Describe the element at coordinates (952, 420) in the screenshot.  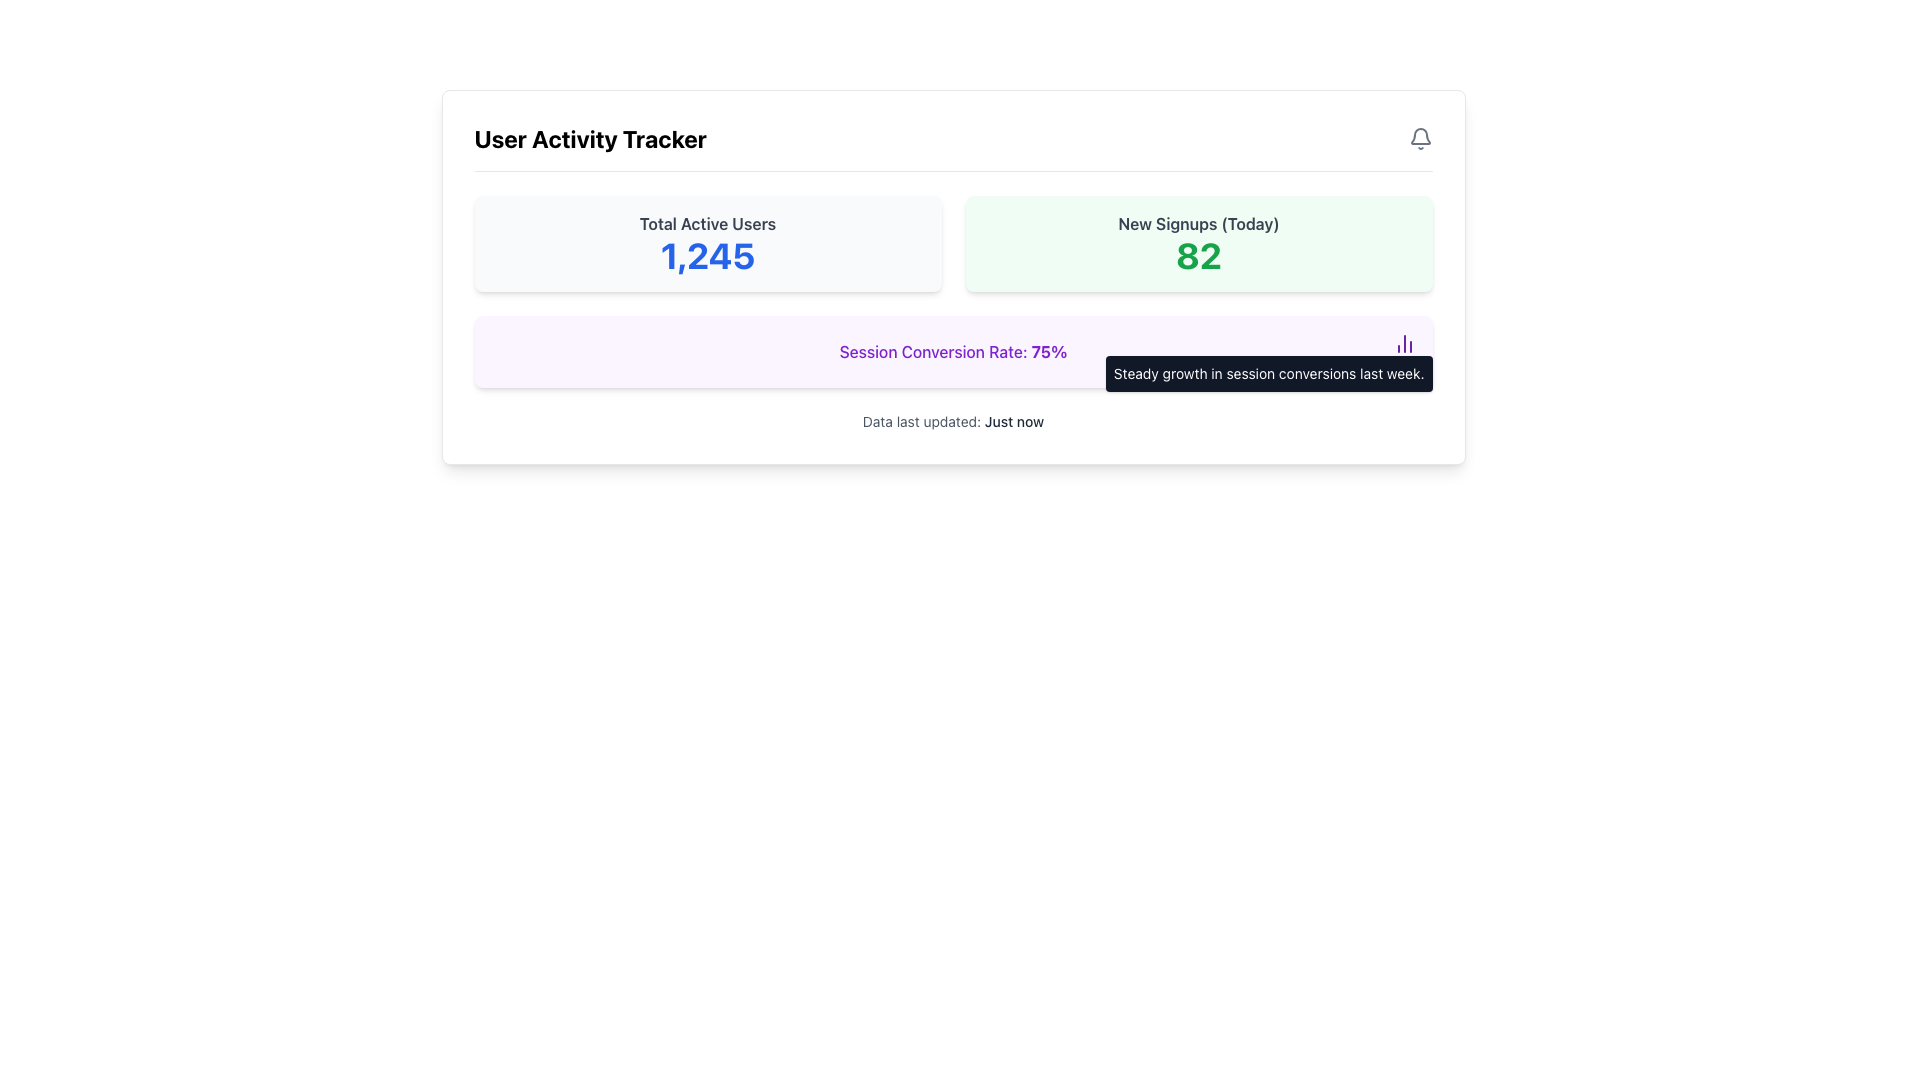
I see `the text label located at the bottom of the 'User Activity Tracker' section, which indicates the recency of the displayed data` at that location.